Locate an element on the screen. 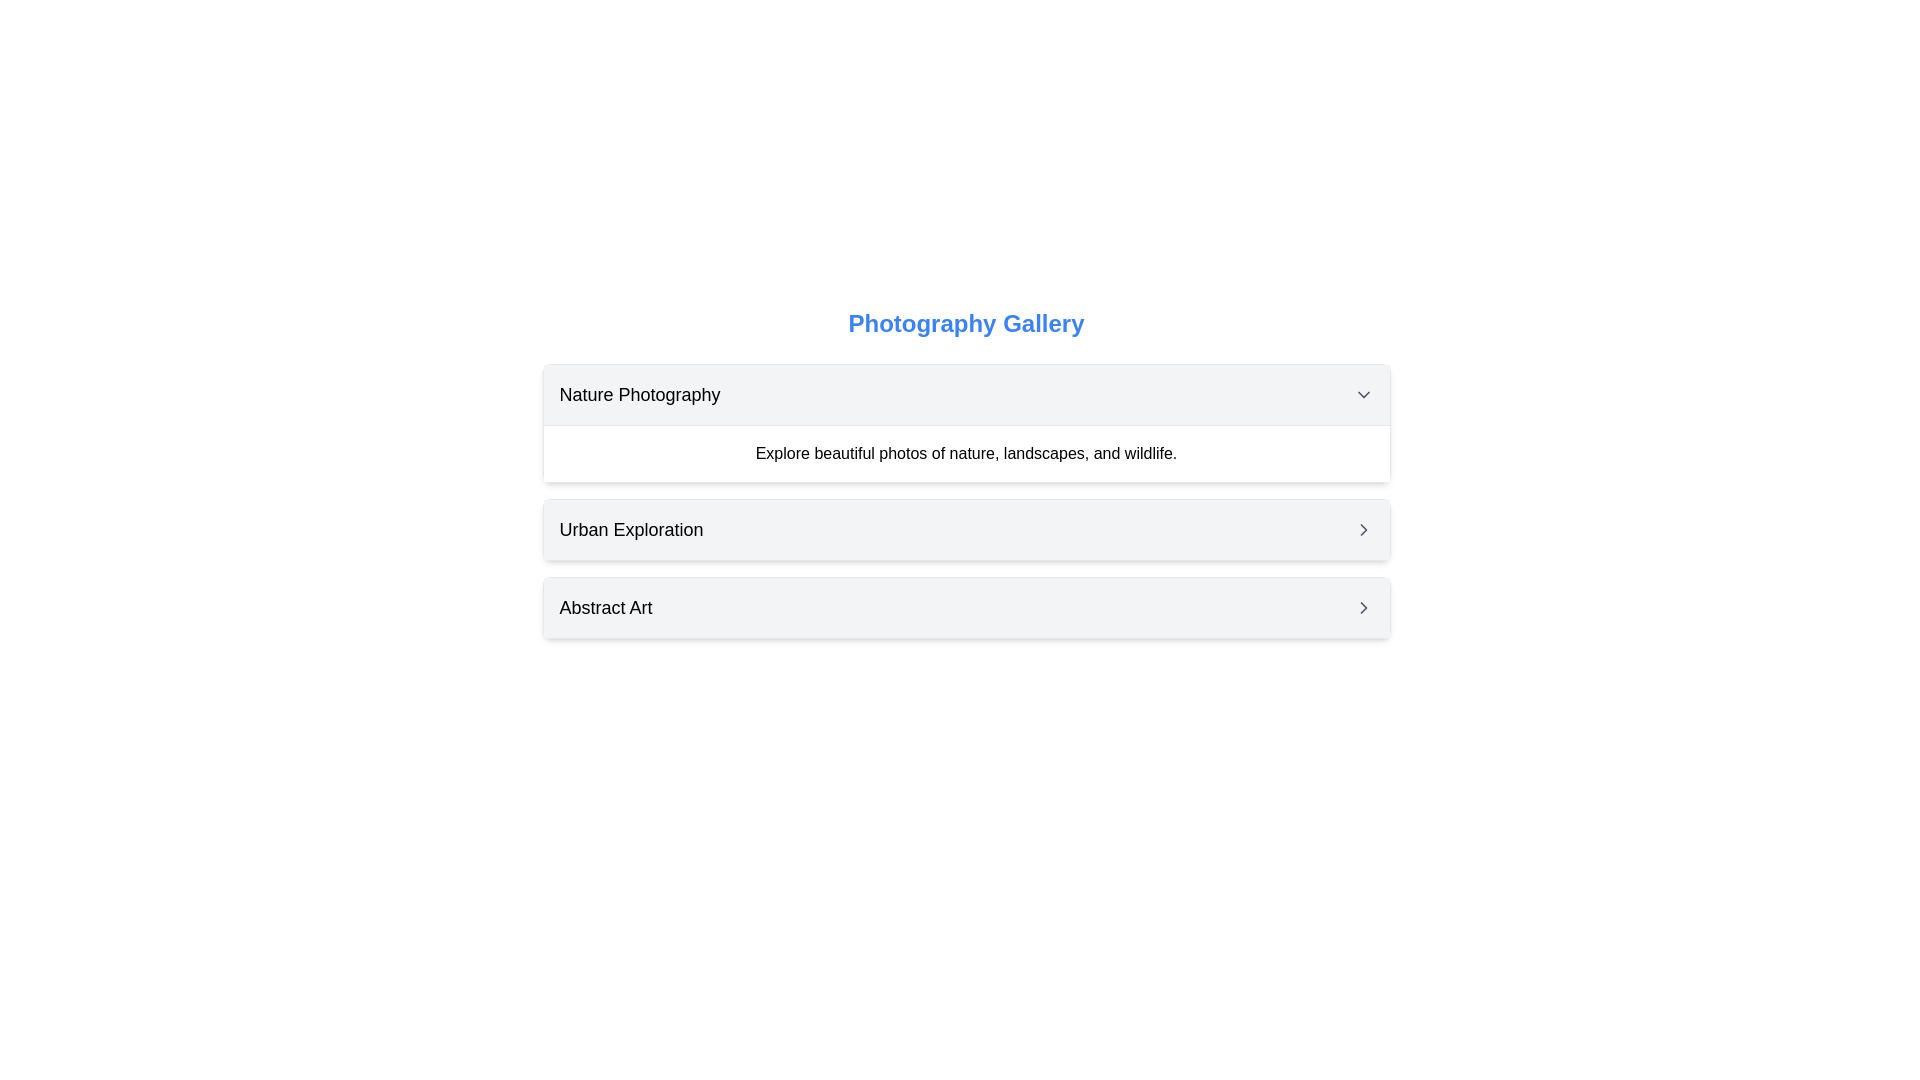 The image size is (1920, 1080). the third button in the 'Photography Gallery' section, which represents the 'Abstract Art' selectable item, to trigger a visual hover effect is located at coordinates (966, 607).